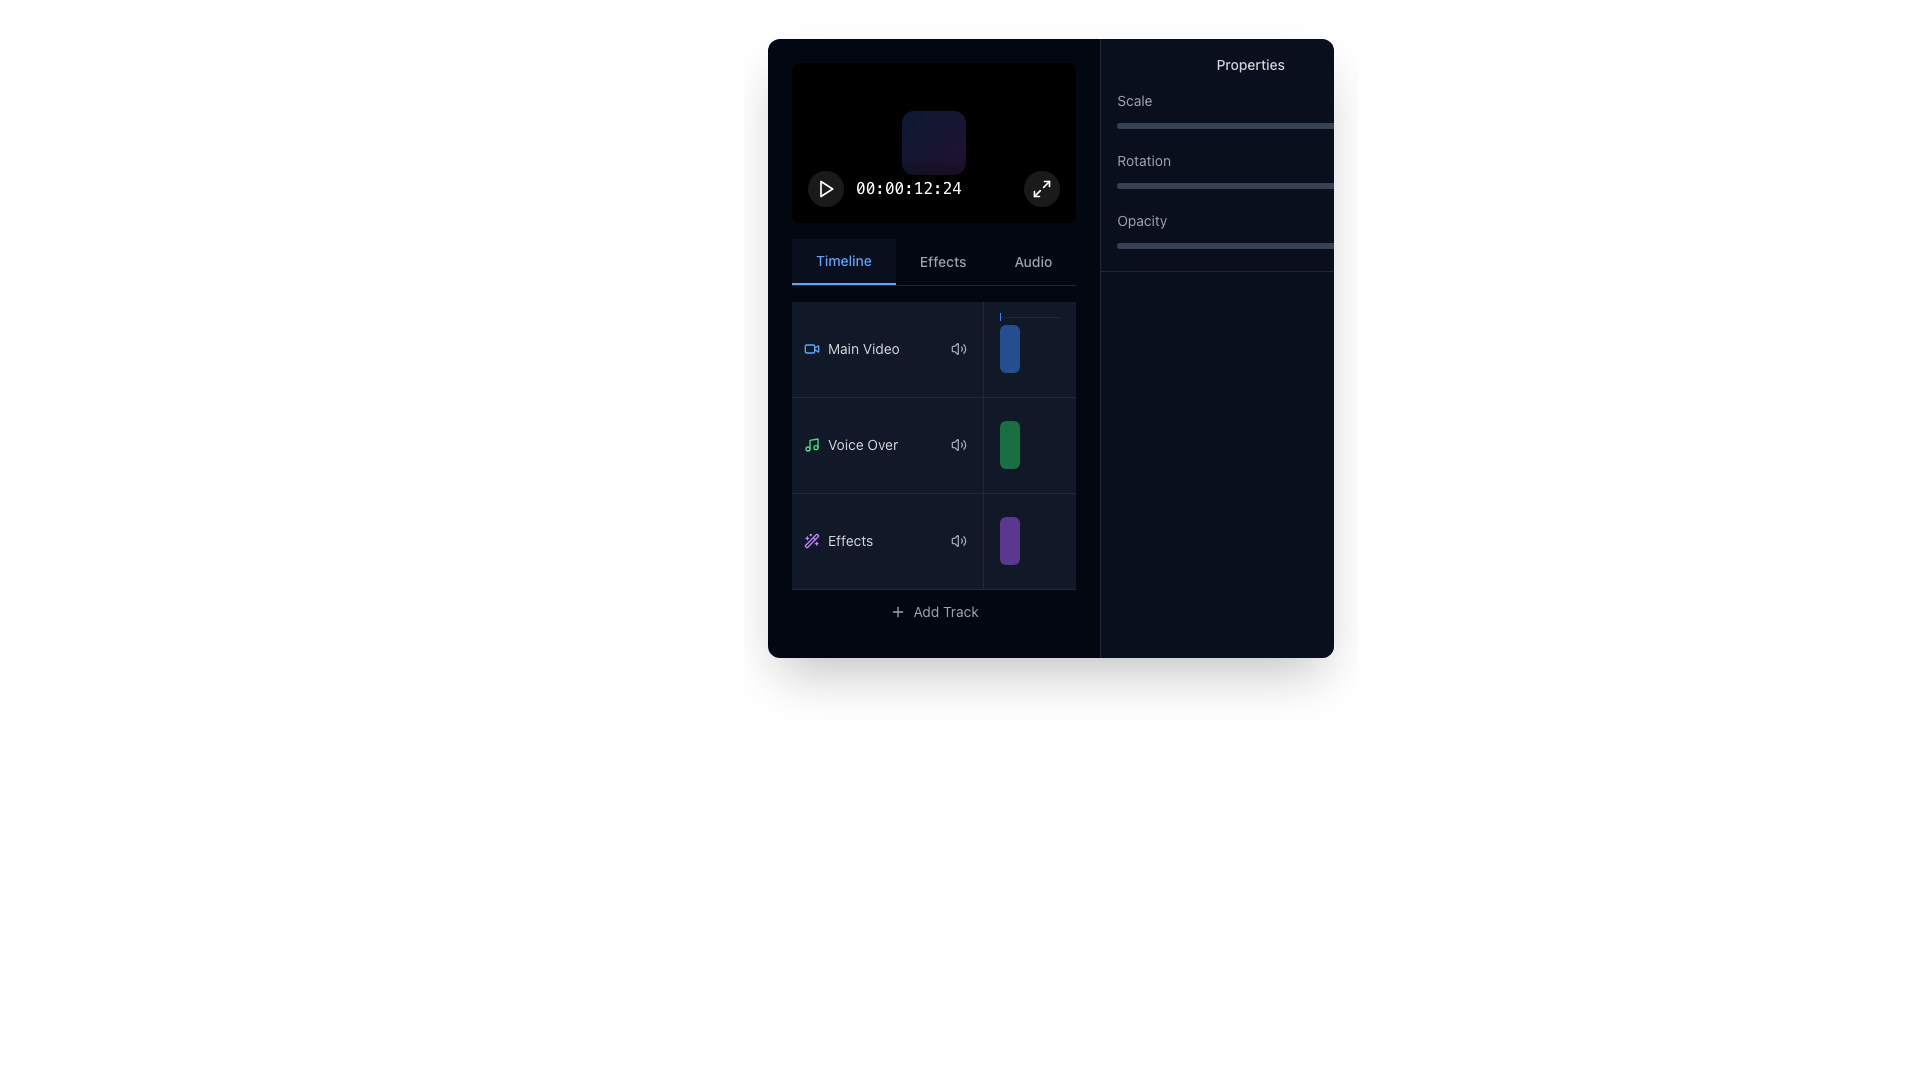 The width and height of the screenshot is (1920, 1080). Describe the element at coordinates (811, 347) in the screenshot. I see `the 'Main Video' track icon located to the left of the 'Main Video' text label in the timeline section` at that location.